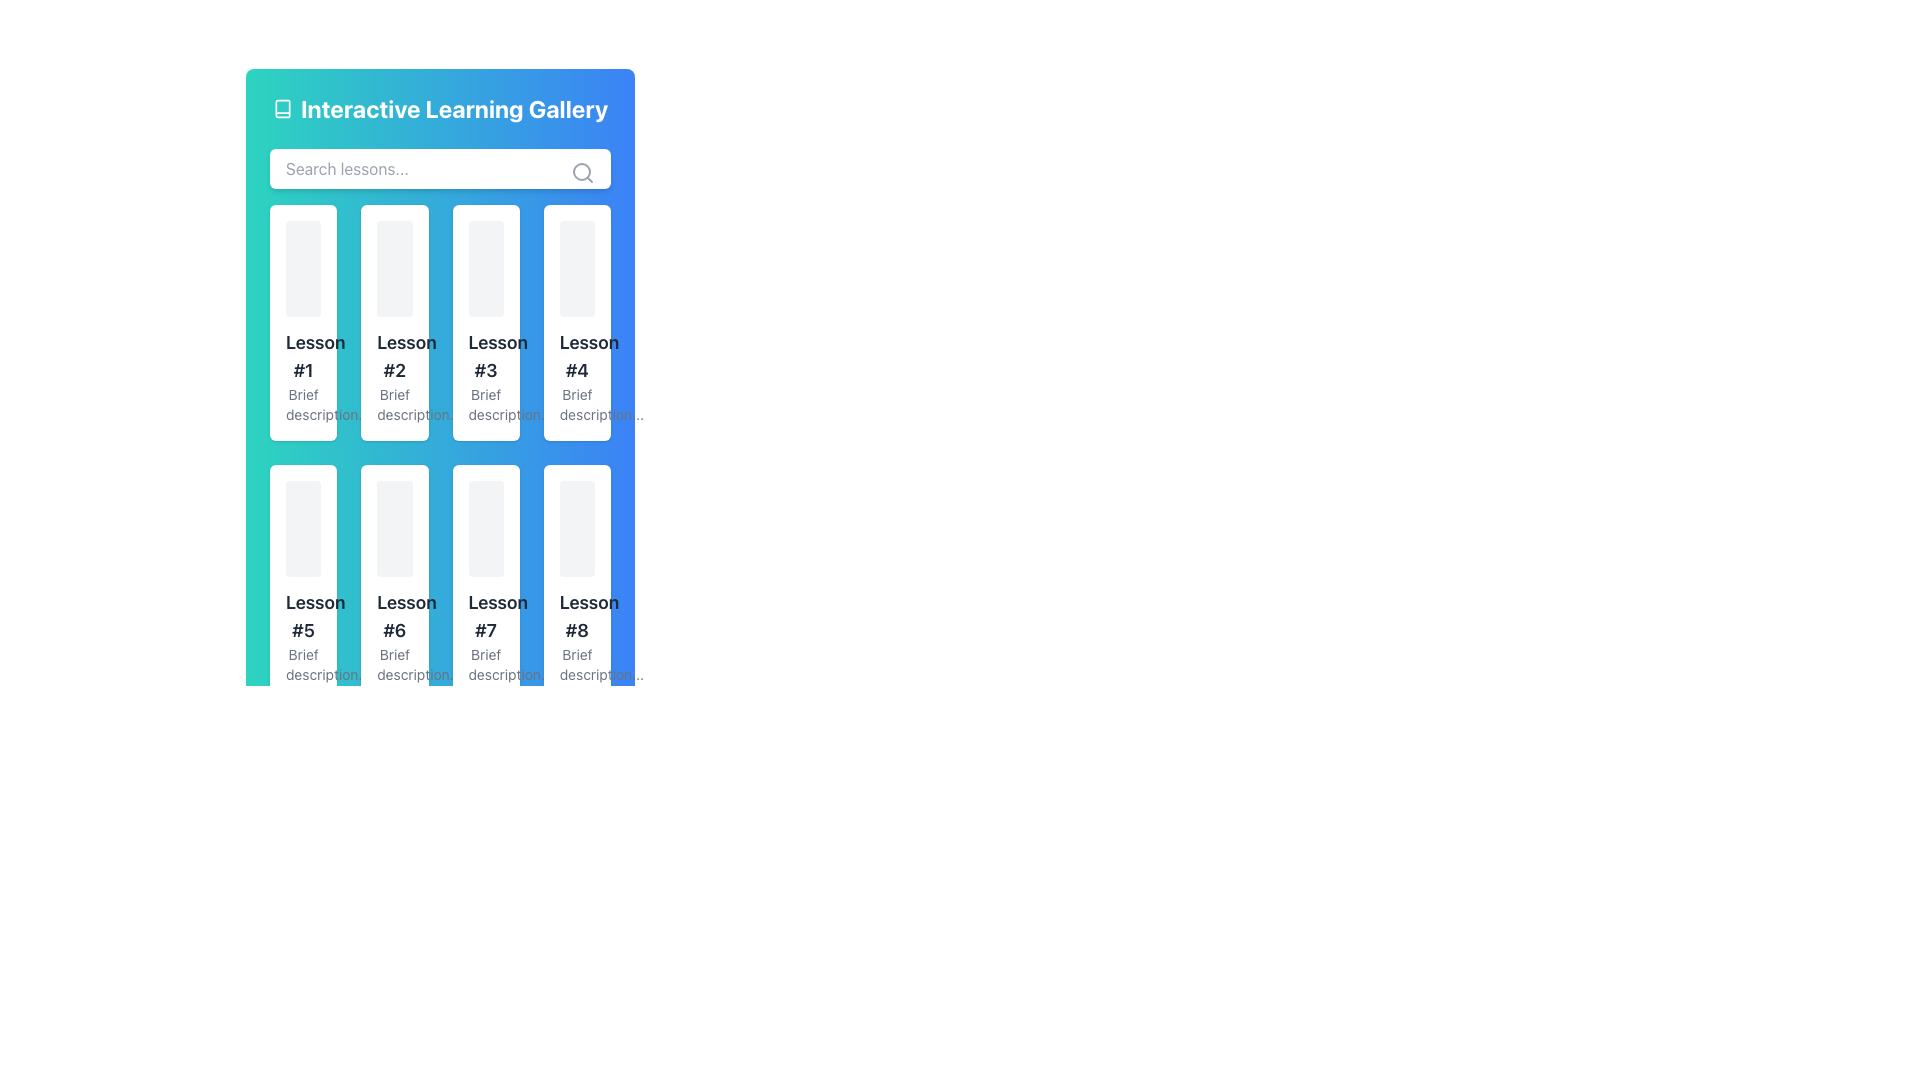  Describe the element at coordinates (486, 664) in the screenshot. I see `the text area containing the phrase 'Brief description...' located under the title 'Lesson #7' in the card layout` at that location.